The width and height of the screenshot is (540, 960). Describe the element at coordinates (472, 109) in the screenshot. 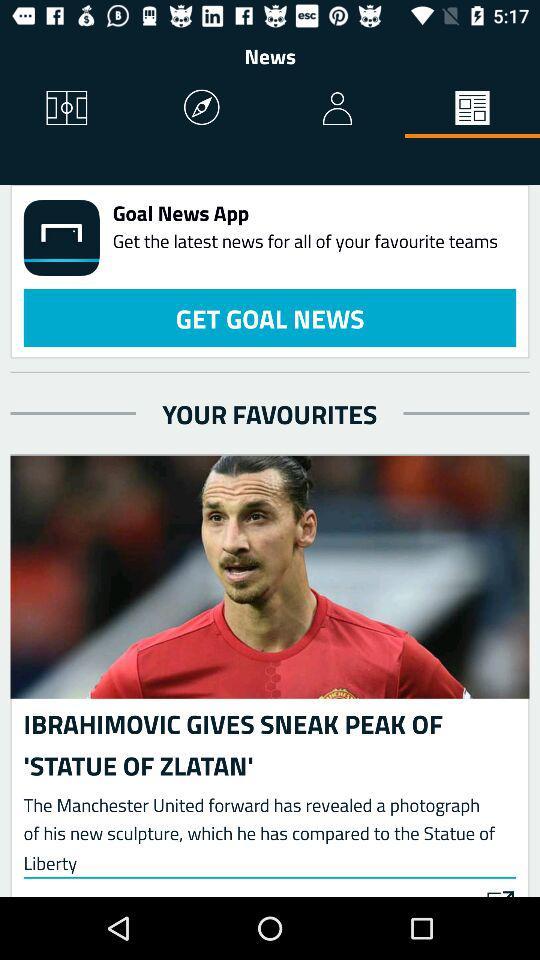

I see `the icon below news` at that location.